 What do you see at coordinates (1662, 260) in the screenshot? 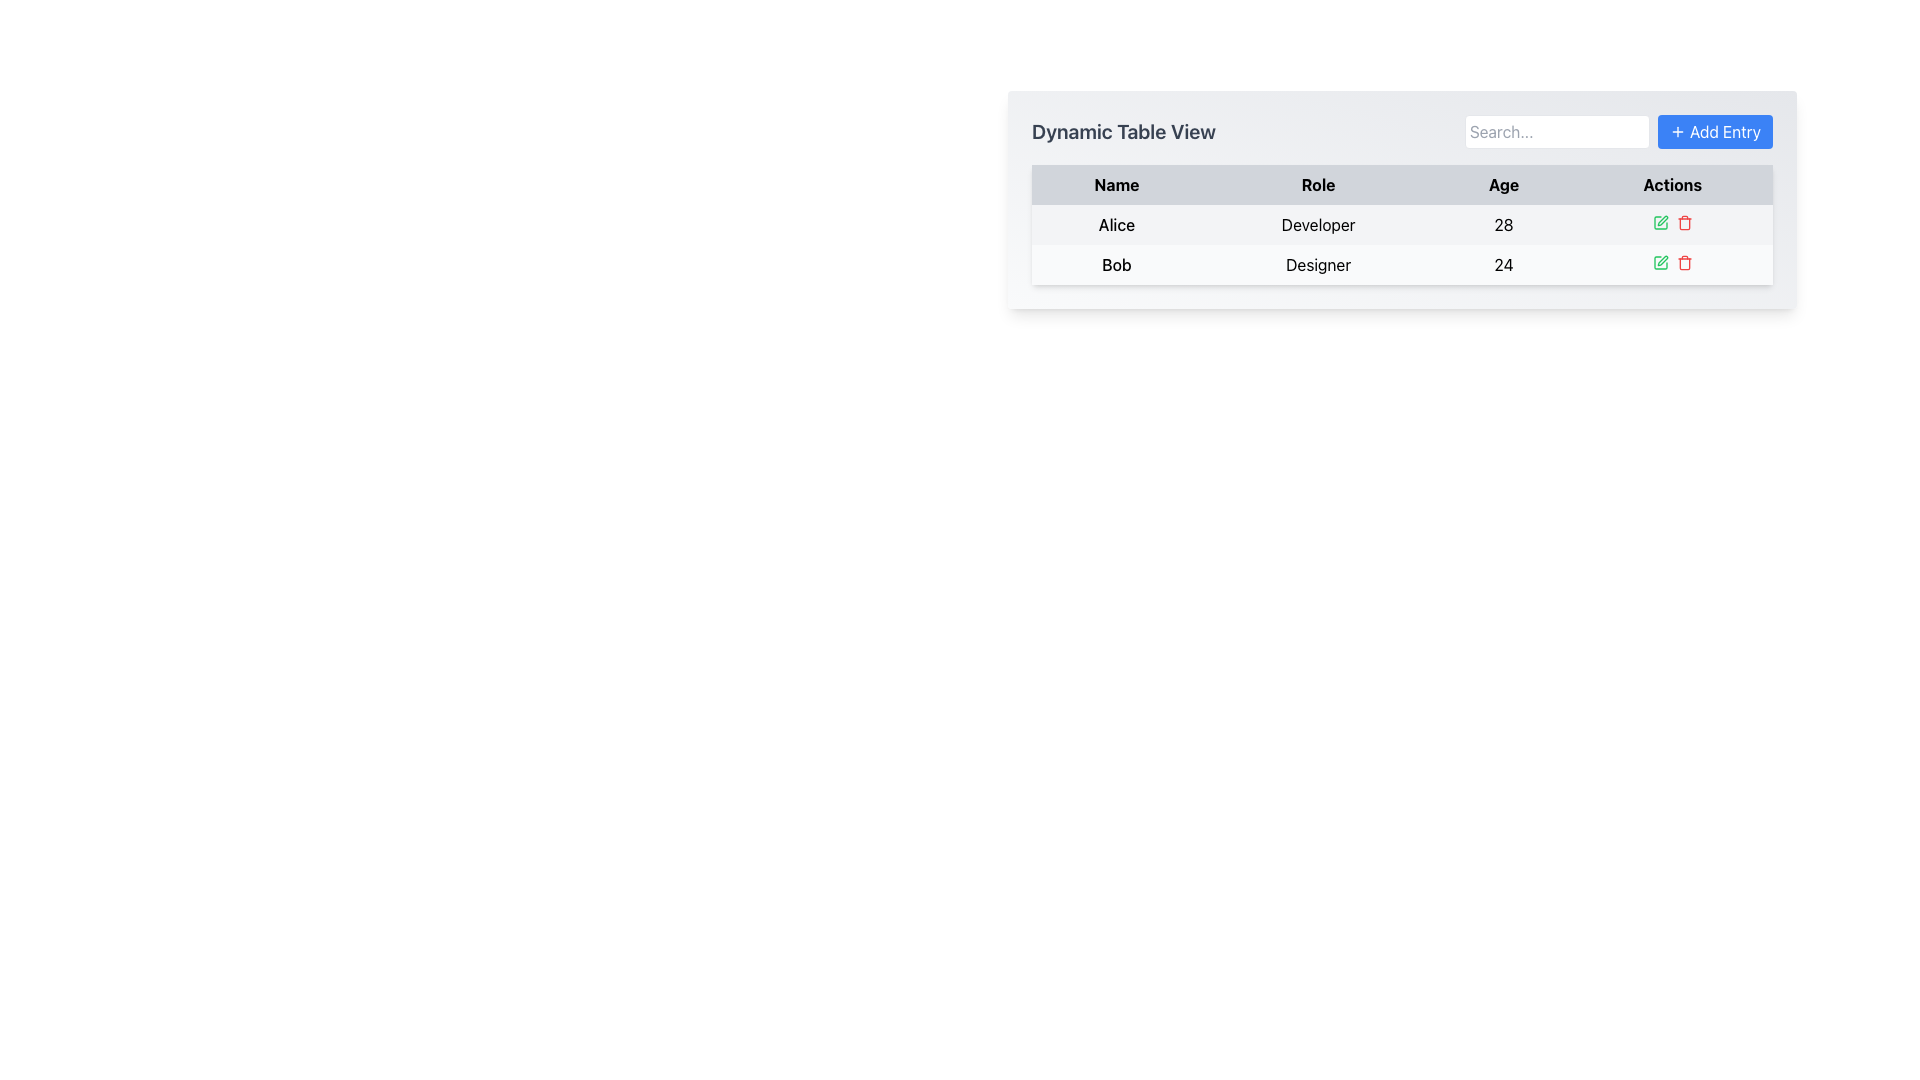
I see `the pen tip icon in the 'Actions' column of the second row of the table` at bounding box center [1662, 260].